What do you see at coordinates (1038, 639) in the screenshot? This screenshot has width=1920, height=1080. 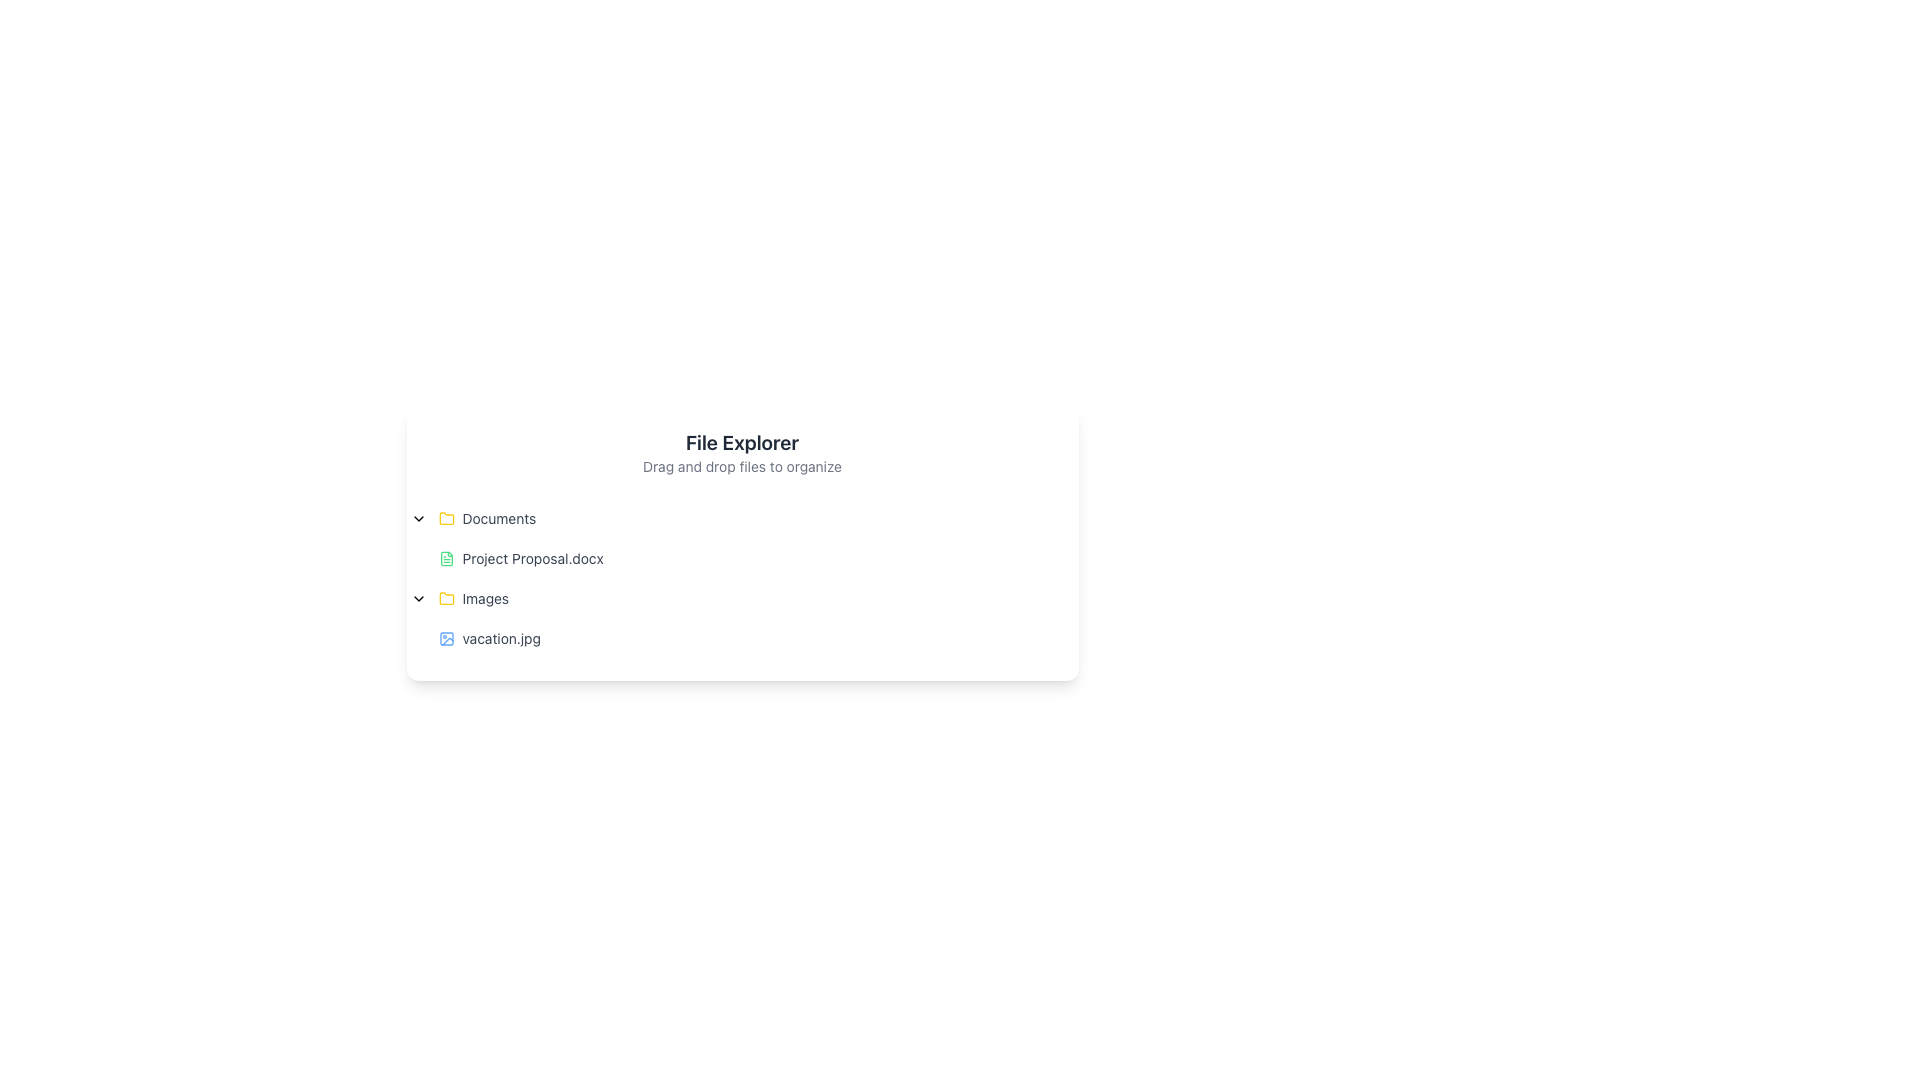 I see `the context menu trigger button located at the far-right end of the row representing the file 'vacation.jpg' to invoke the context menu` at bounding box center [1038, 639].